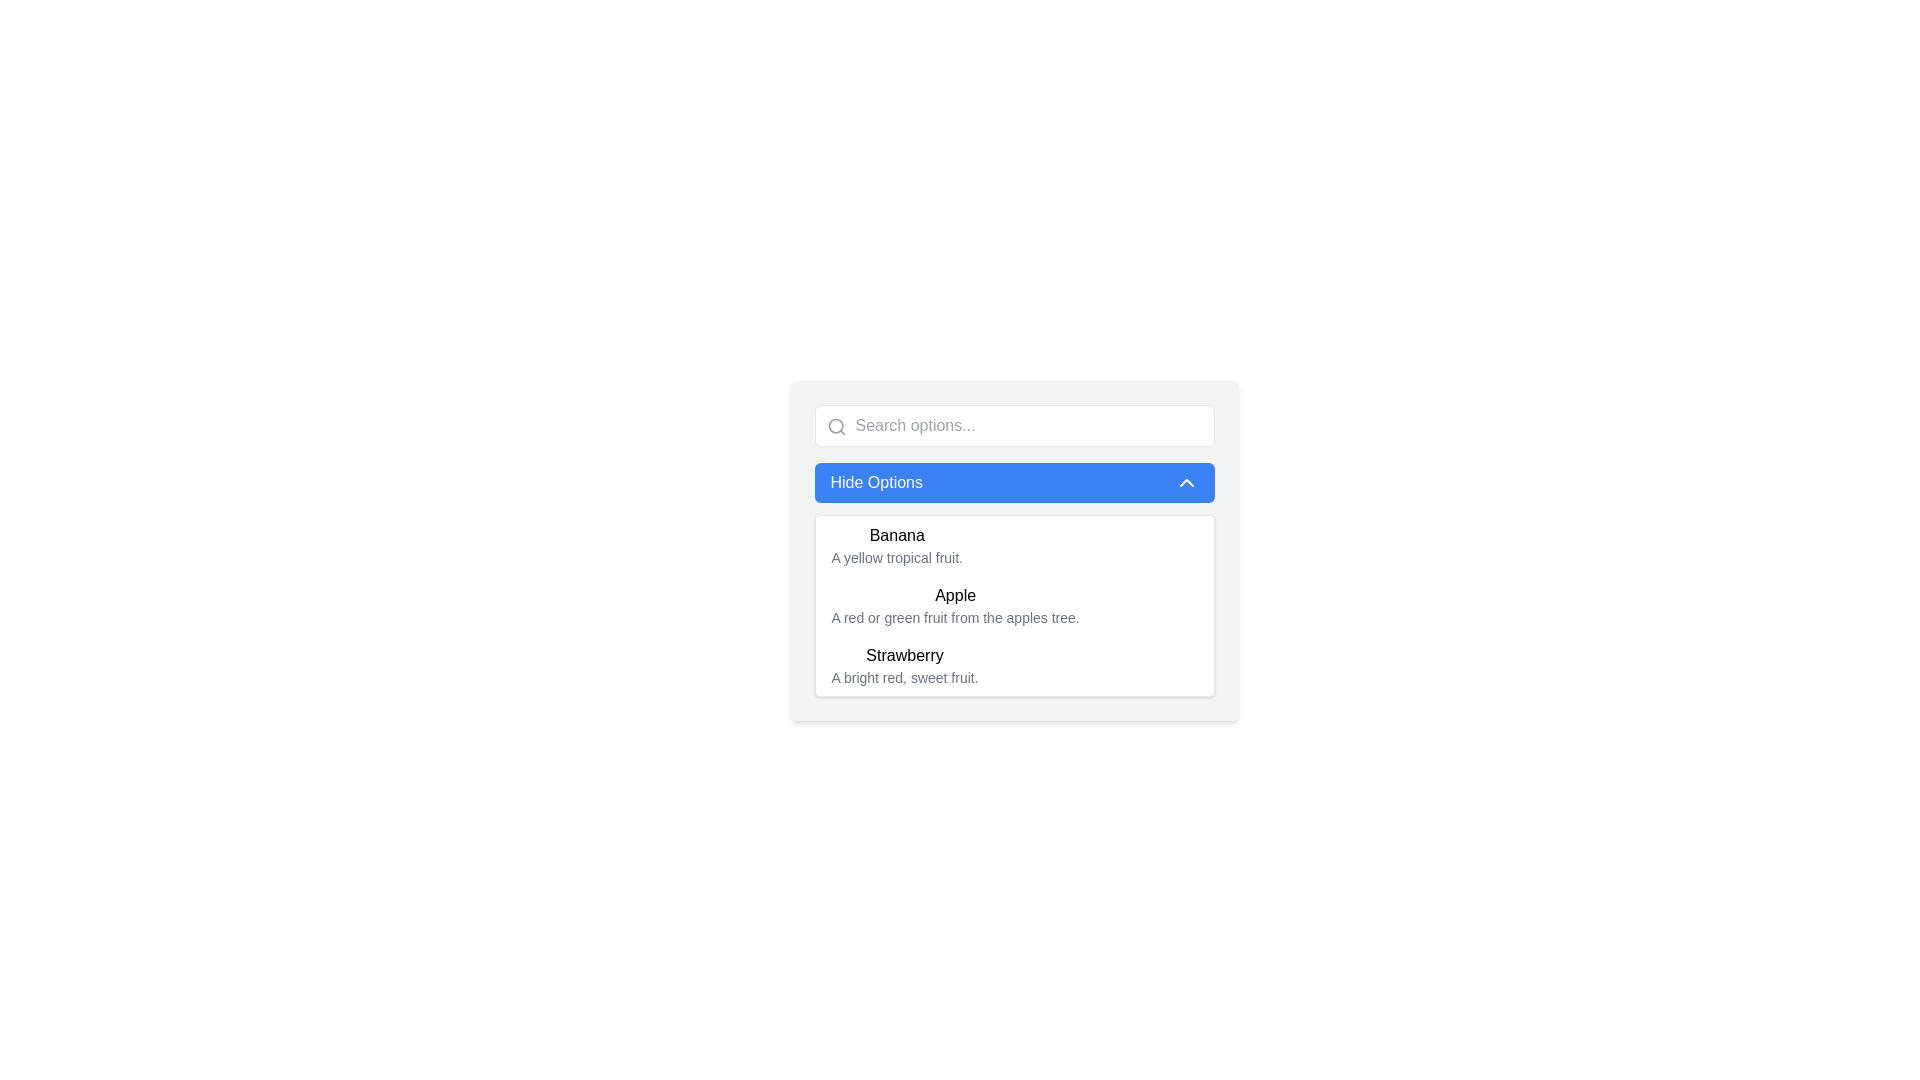 Image resolution: width=1920 pixels, height=1080 pixels. Describe the element at coordinates (1014, 604) in the screenshot. I see `the text element titled 'Apple' which includes a description about the fruit, located between 'Banana' and 'Strawberry'` at that location.